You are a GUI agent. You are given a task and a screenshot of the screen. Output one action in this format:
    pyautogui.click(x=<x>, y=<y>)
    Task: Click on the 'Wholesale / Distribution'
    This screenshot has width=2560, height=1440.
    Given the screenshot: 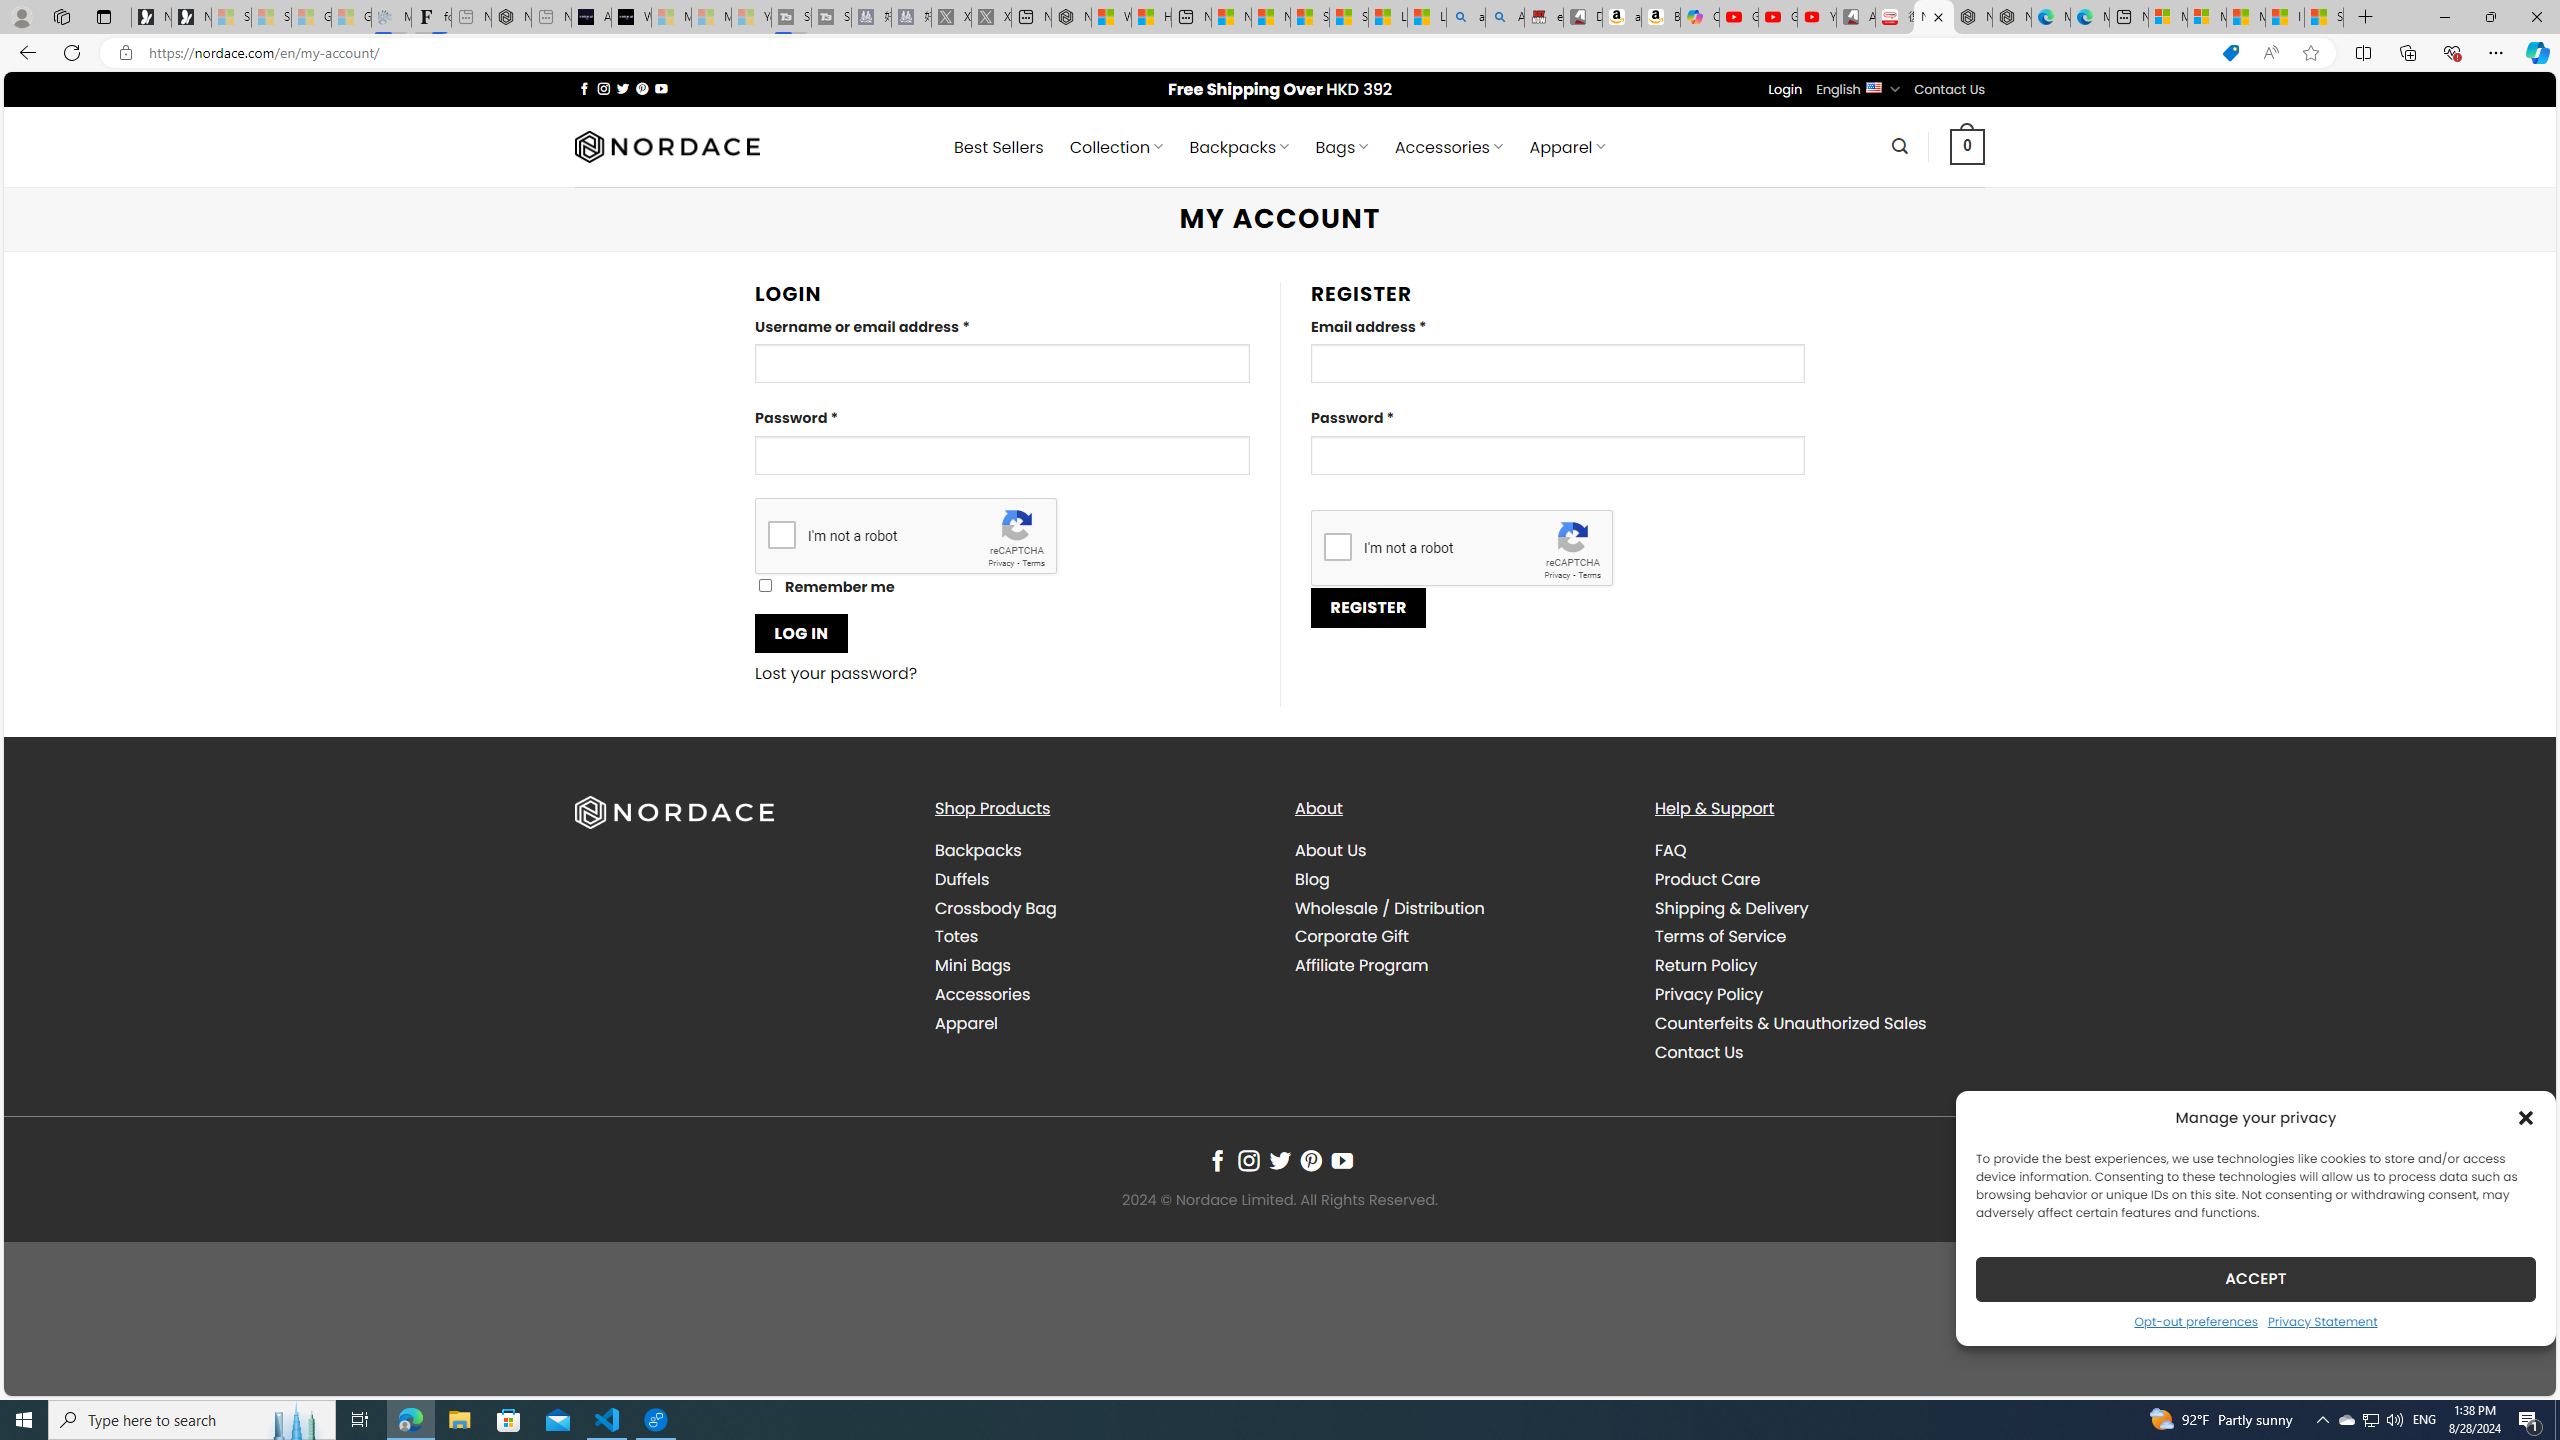 What is the action you would take?
    pyautogui.click(x=1390, y=907)
    